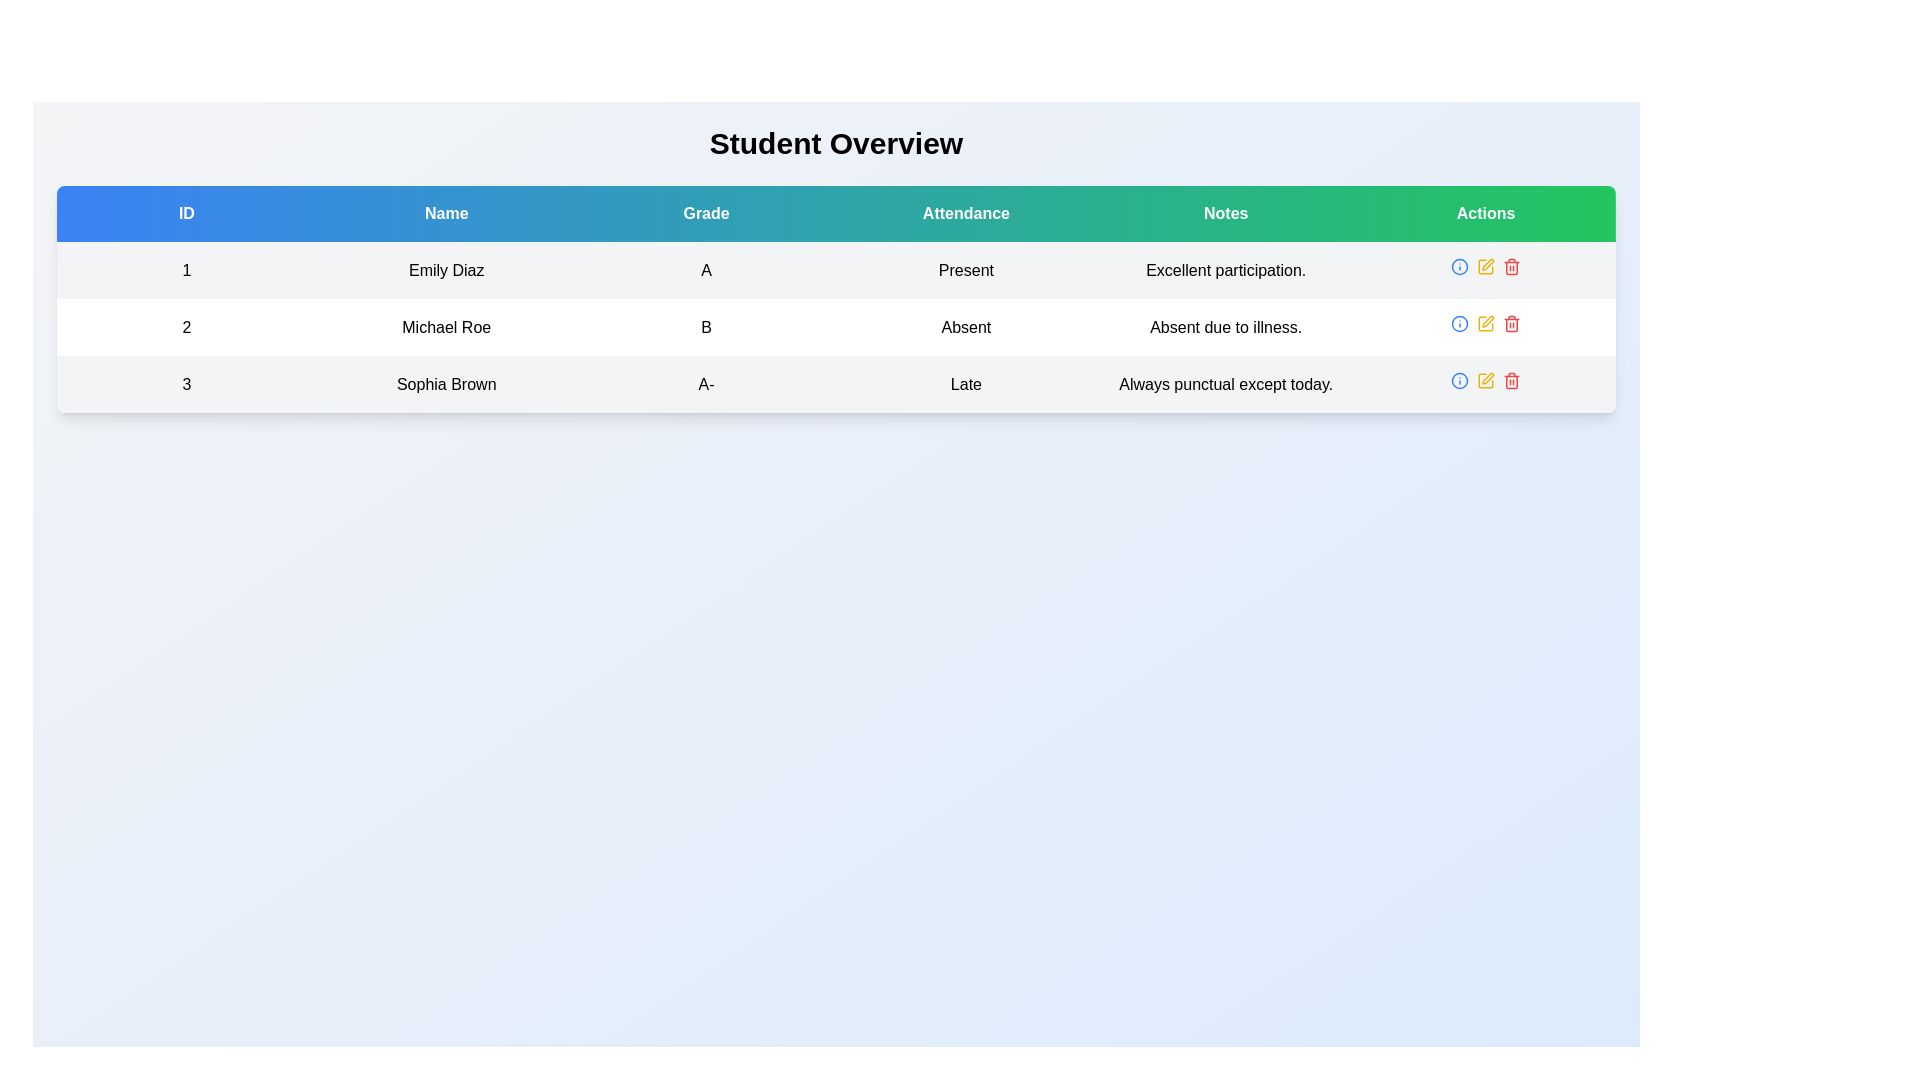  I want to click on text displayed in the first Table Header Cell, which contains unique identifiers for student entries in the table, so click(186, 213).